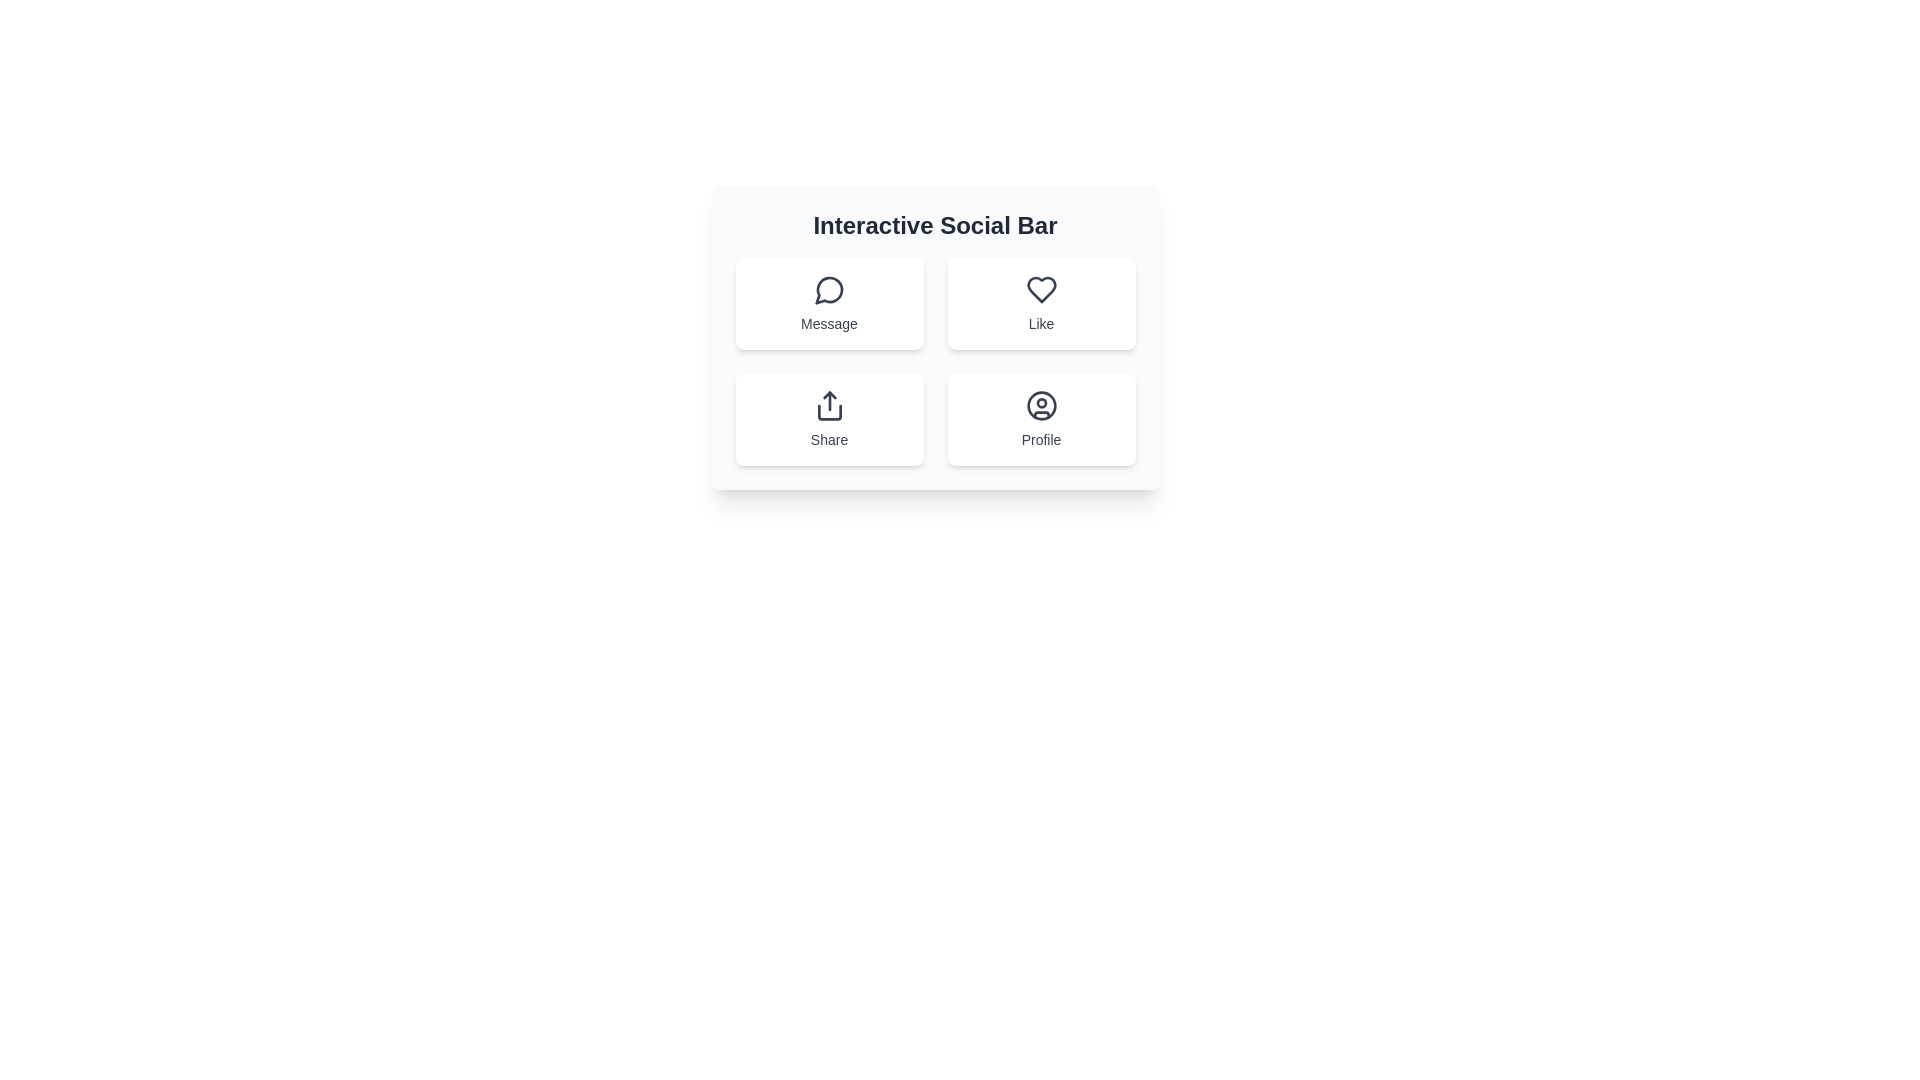  Describe the element at coordinates (1040, 323) in the screenshot. I see `the 'Like' text label, which is located below the heart icon in the second tile of a 2x2 grid layout in the interactive social bar` at that location.